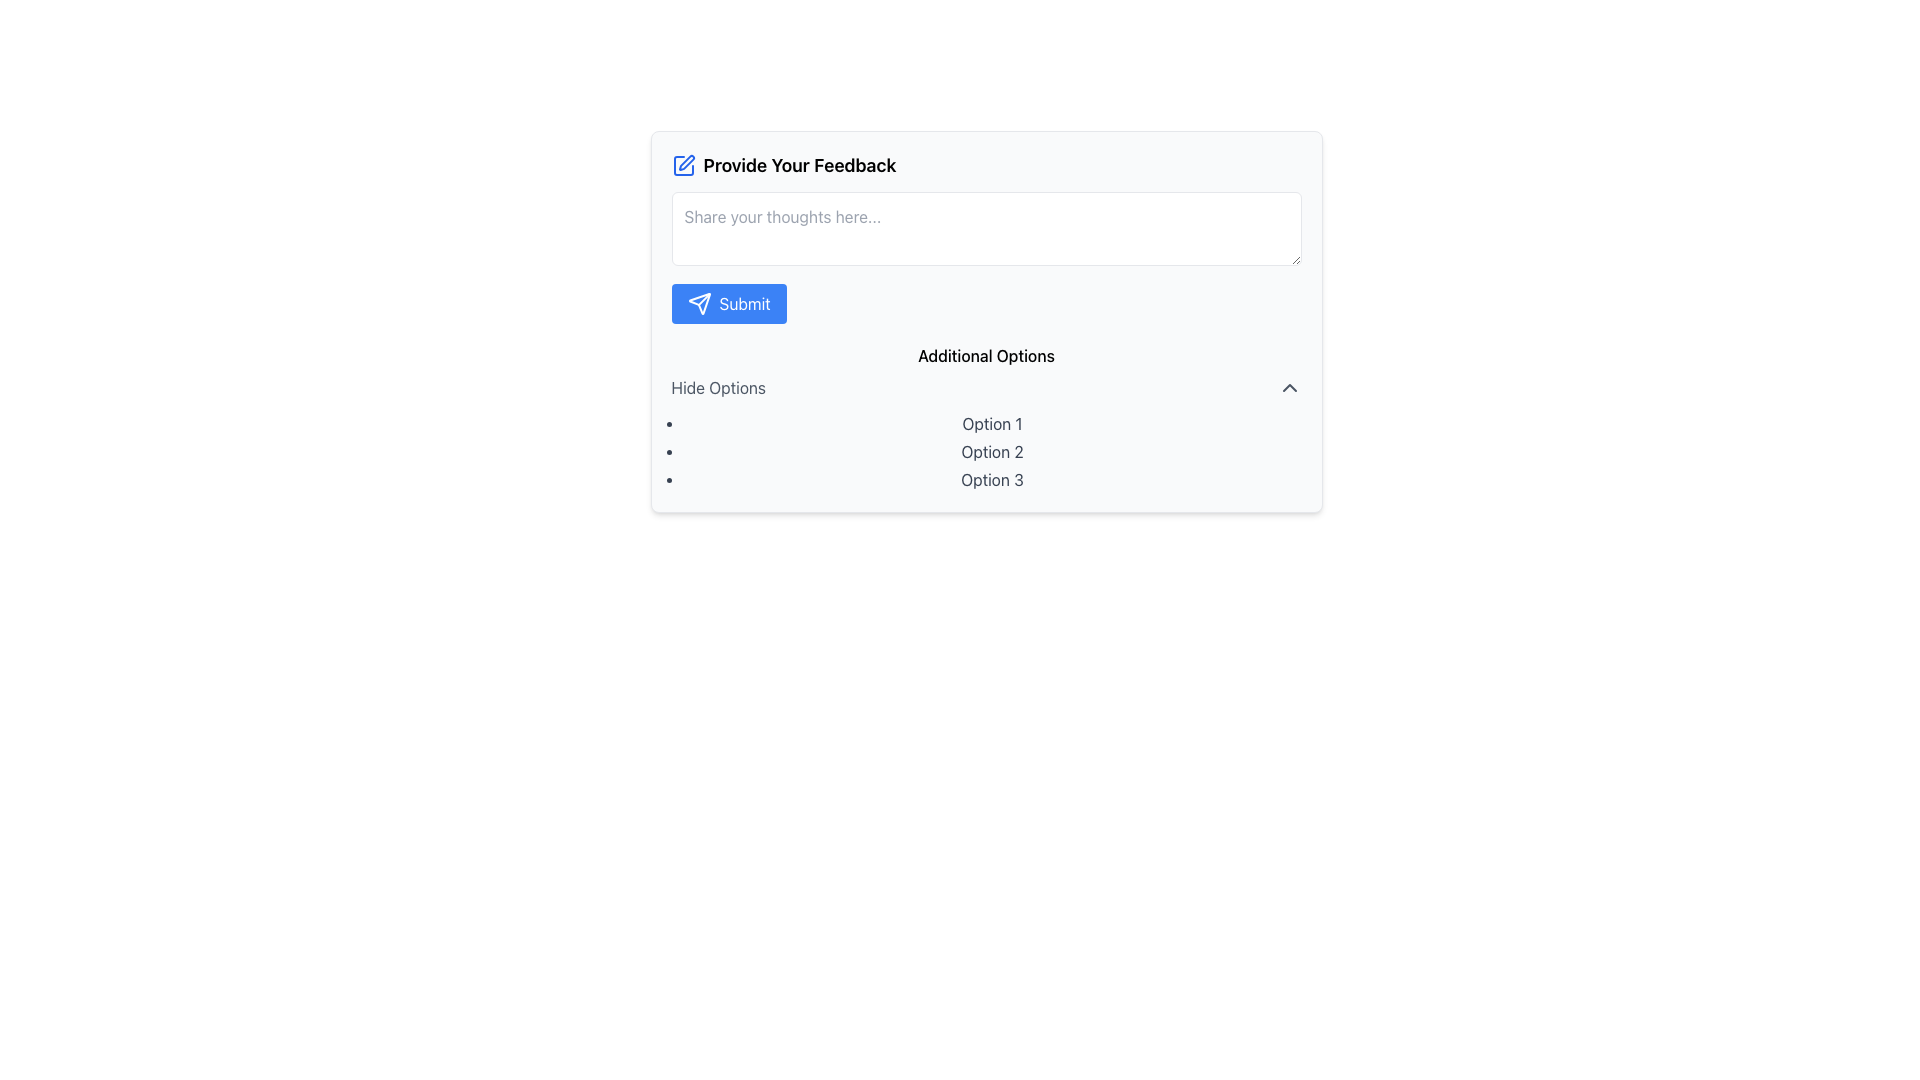  I want to click on the small triangular arrow-like icon, which is white on a blue background, located slightly to the left of the 'Submit' text within the 'Submit' button group, so click(699, 304).